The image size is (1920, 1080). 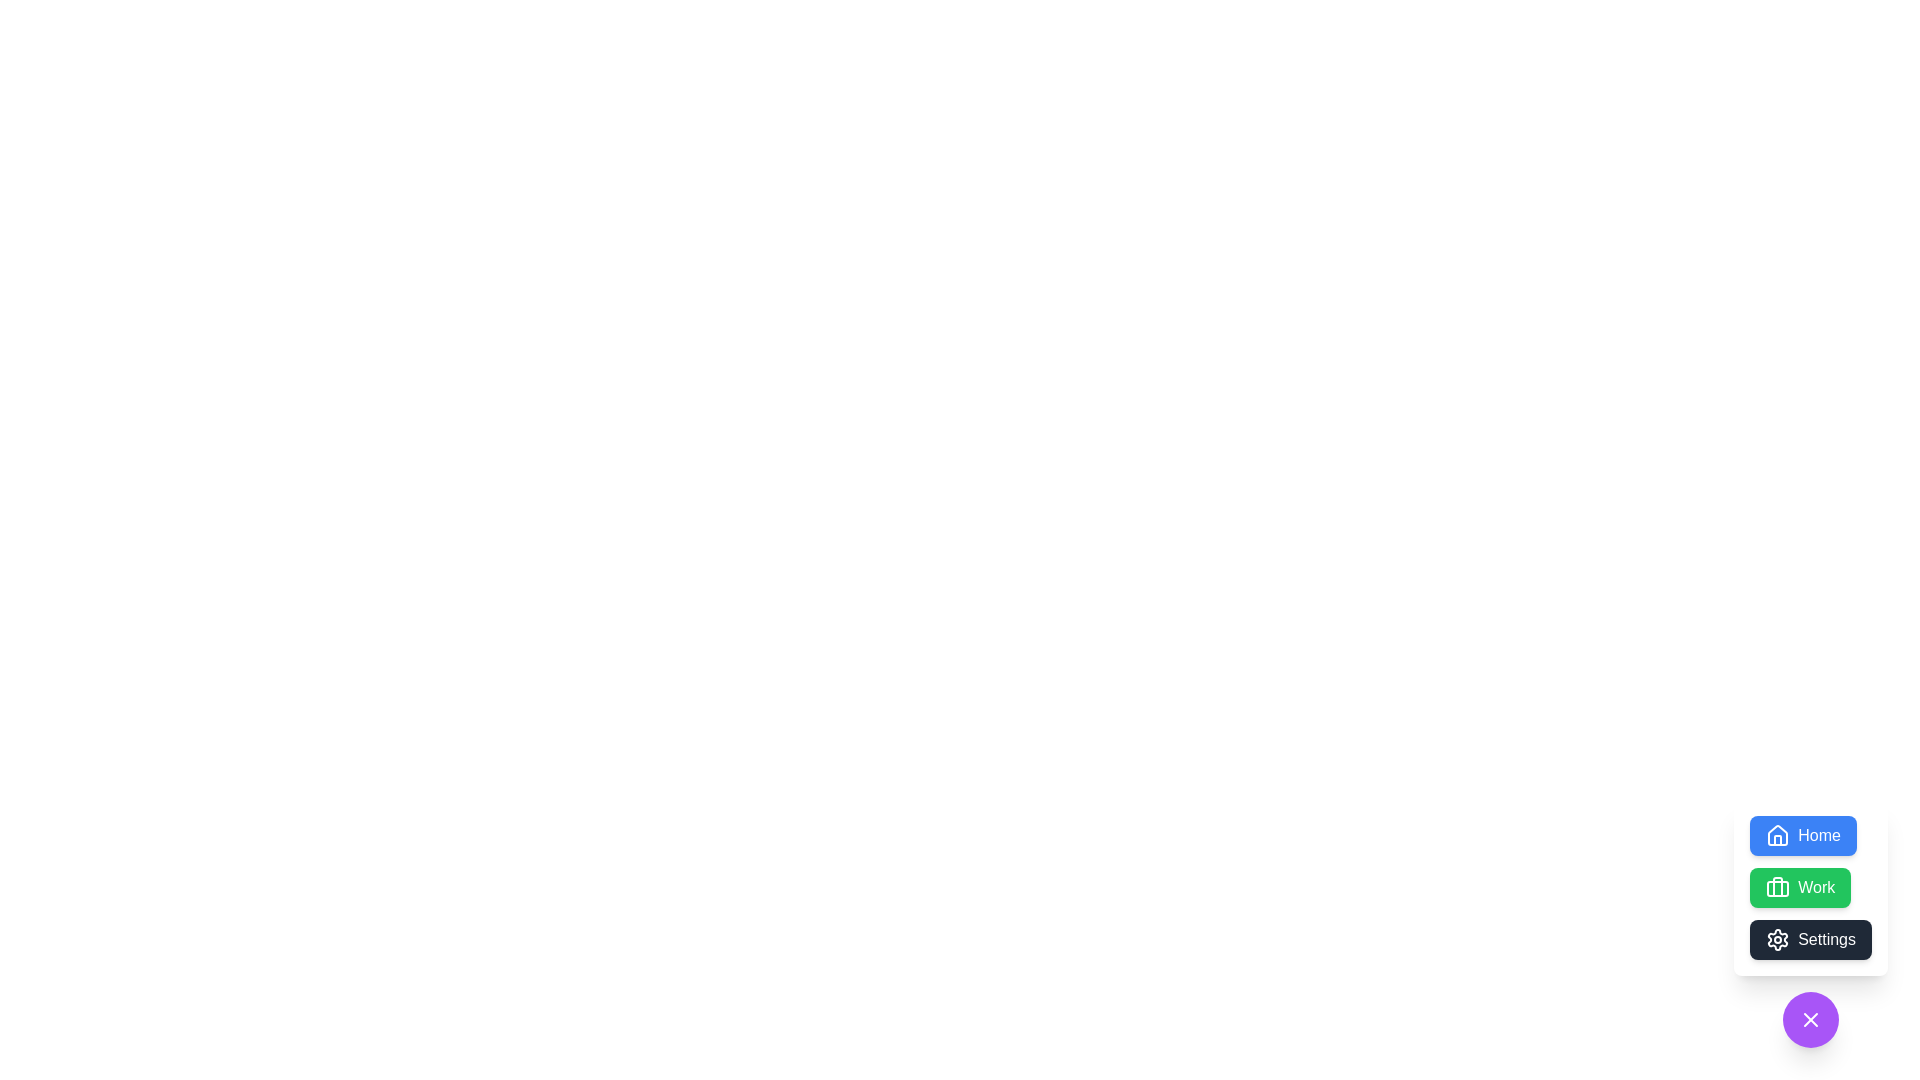 I want to click on the 'Work' button which contains the decorative SVG rectangle element that is part of a briefcase icon, so click(x=1778, y=887).